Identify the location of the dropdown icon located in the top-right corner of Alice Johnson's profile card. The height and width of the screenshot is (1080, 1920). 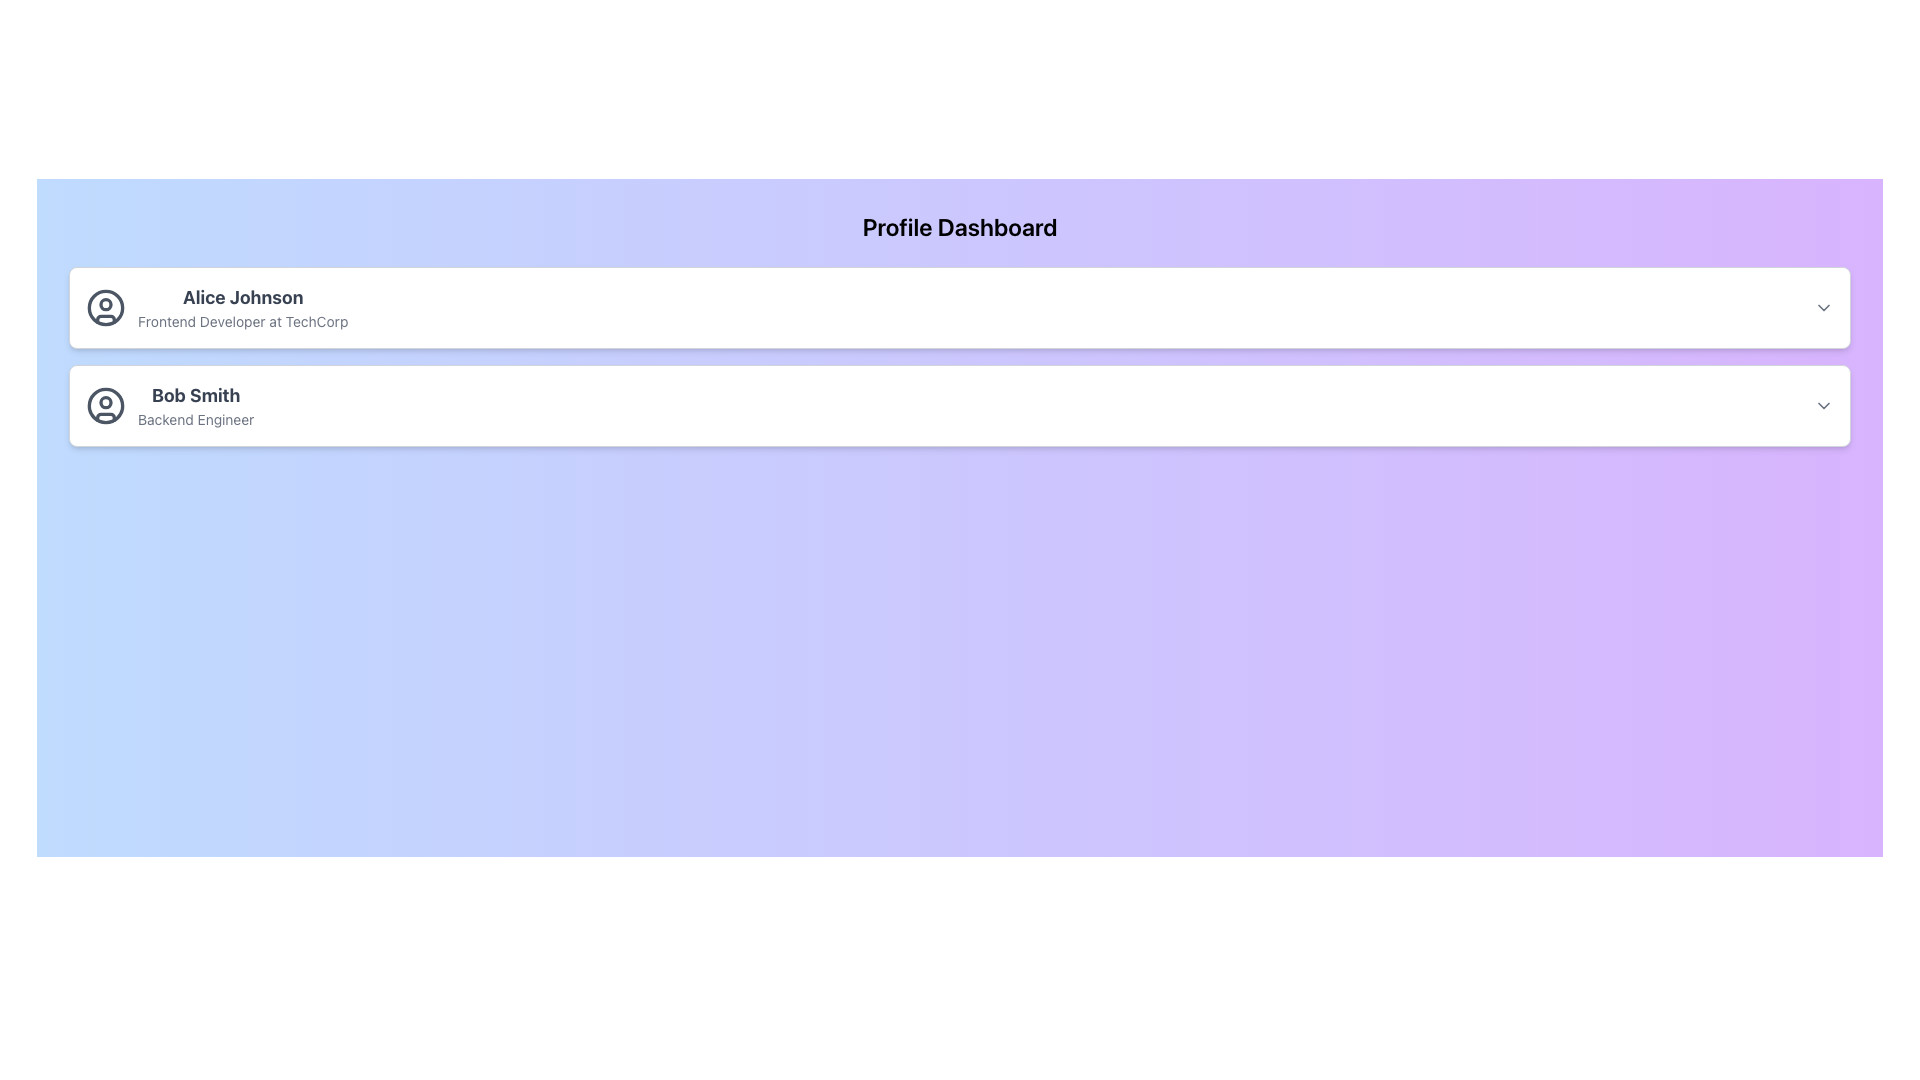
(1824, 308).